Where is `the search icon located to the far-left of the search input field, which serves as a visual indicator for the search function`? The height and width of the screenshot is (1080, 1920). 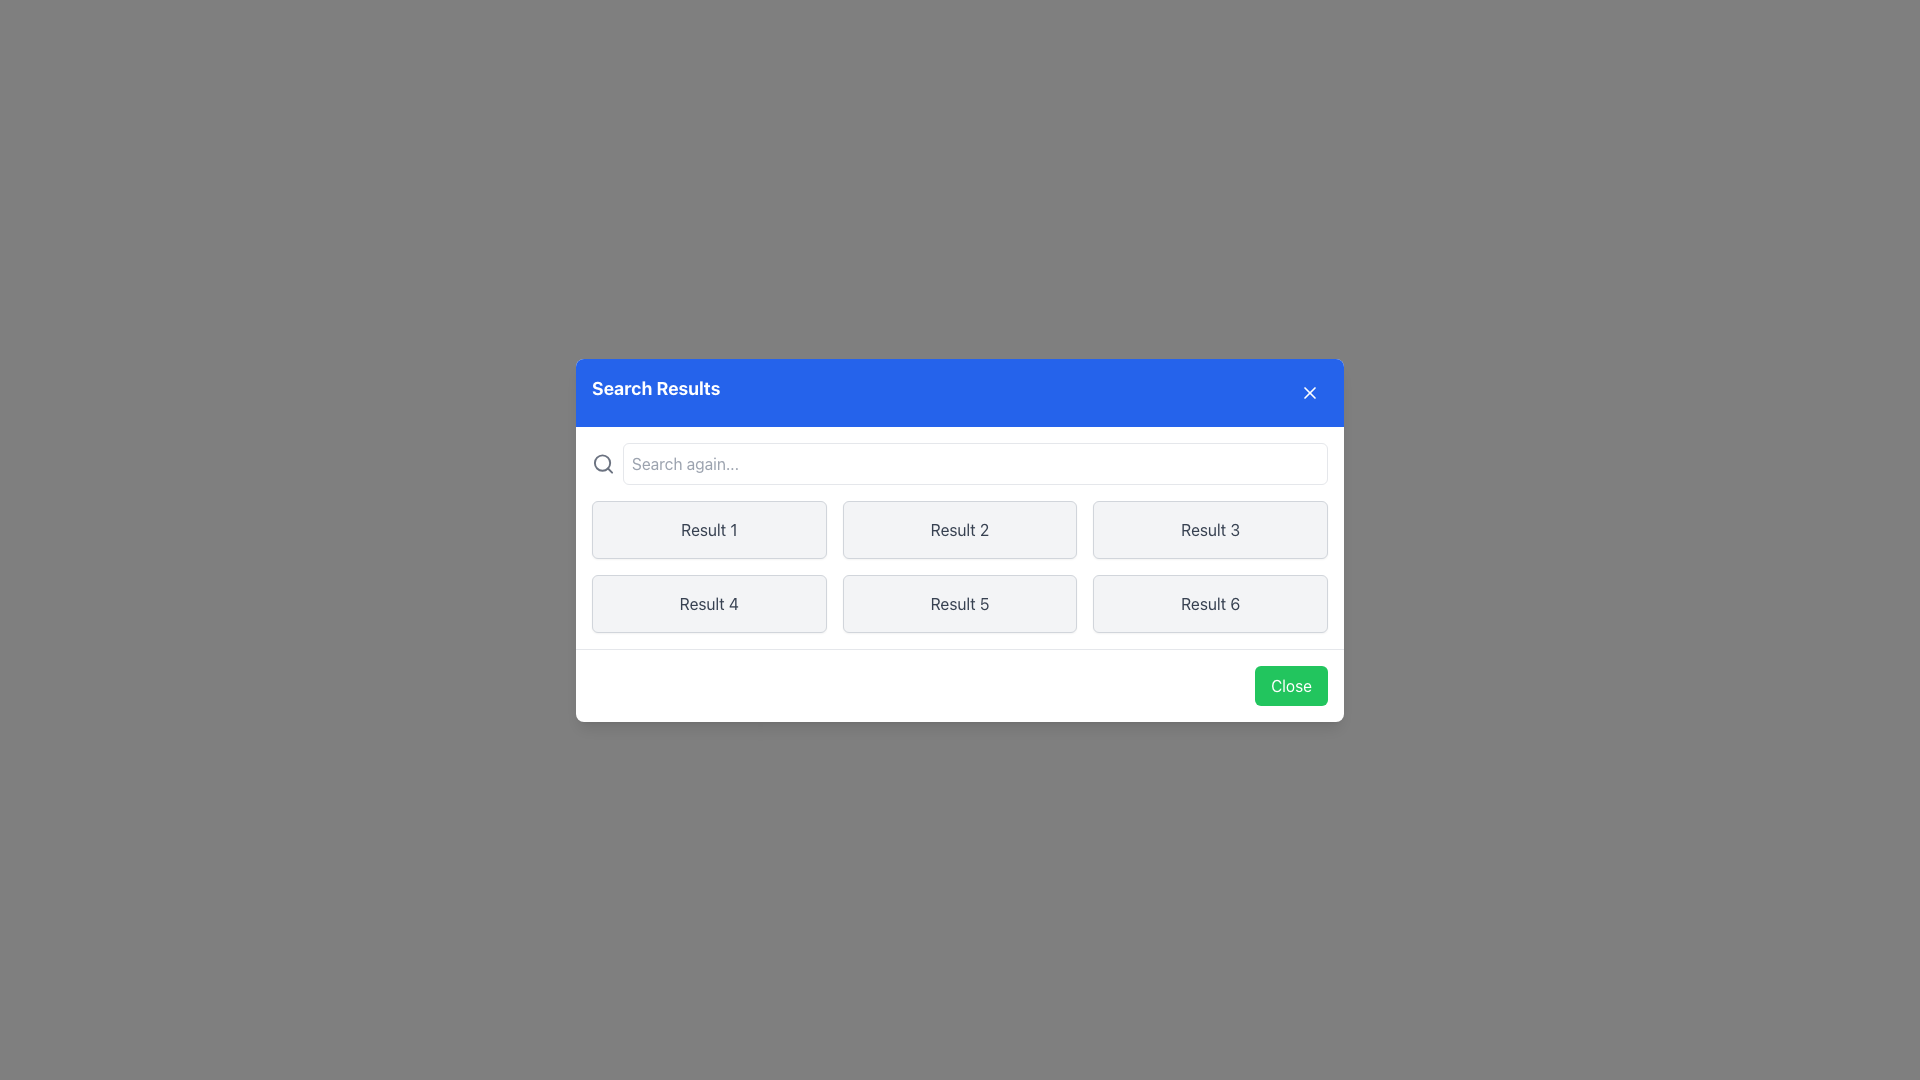 the search icon located to the far-left of the search input field, which serves as a visual indicator for the search function is located at coordinates (602, 463).